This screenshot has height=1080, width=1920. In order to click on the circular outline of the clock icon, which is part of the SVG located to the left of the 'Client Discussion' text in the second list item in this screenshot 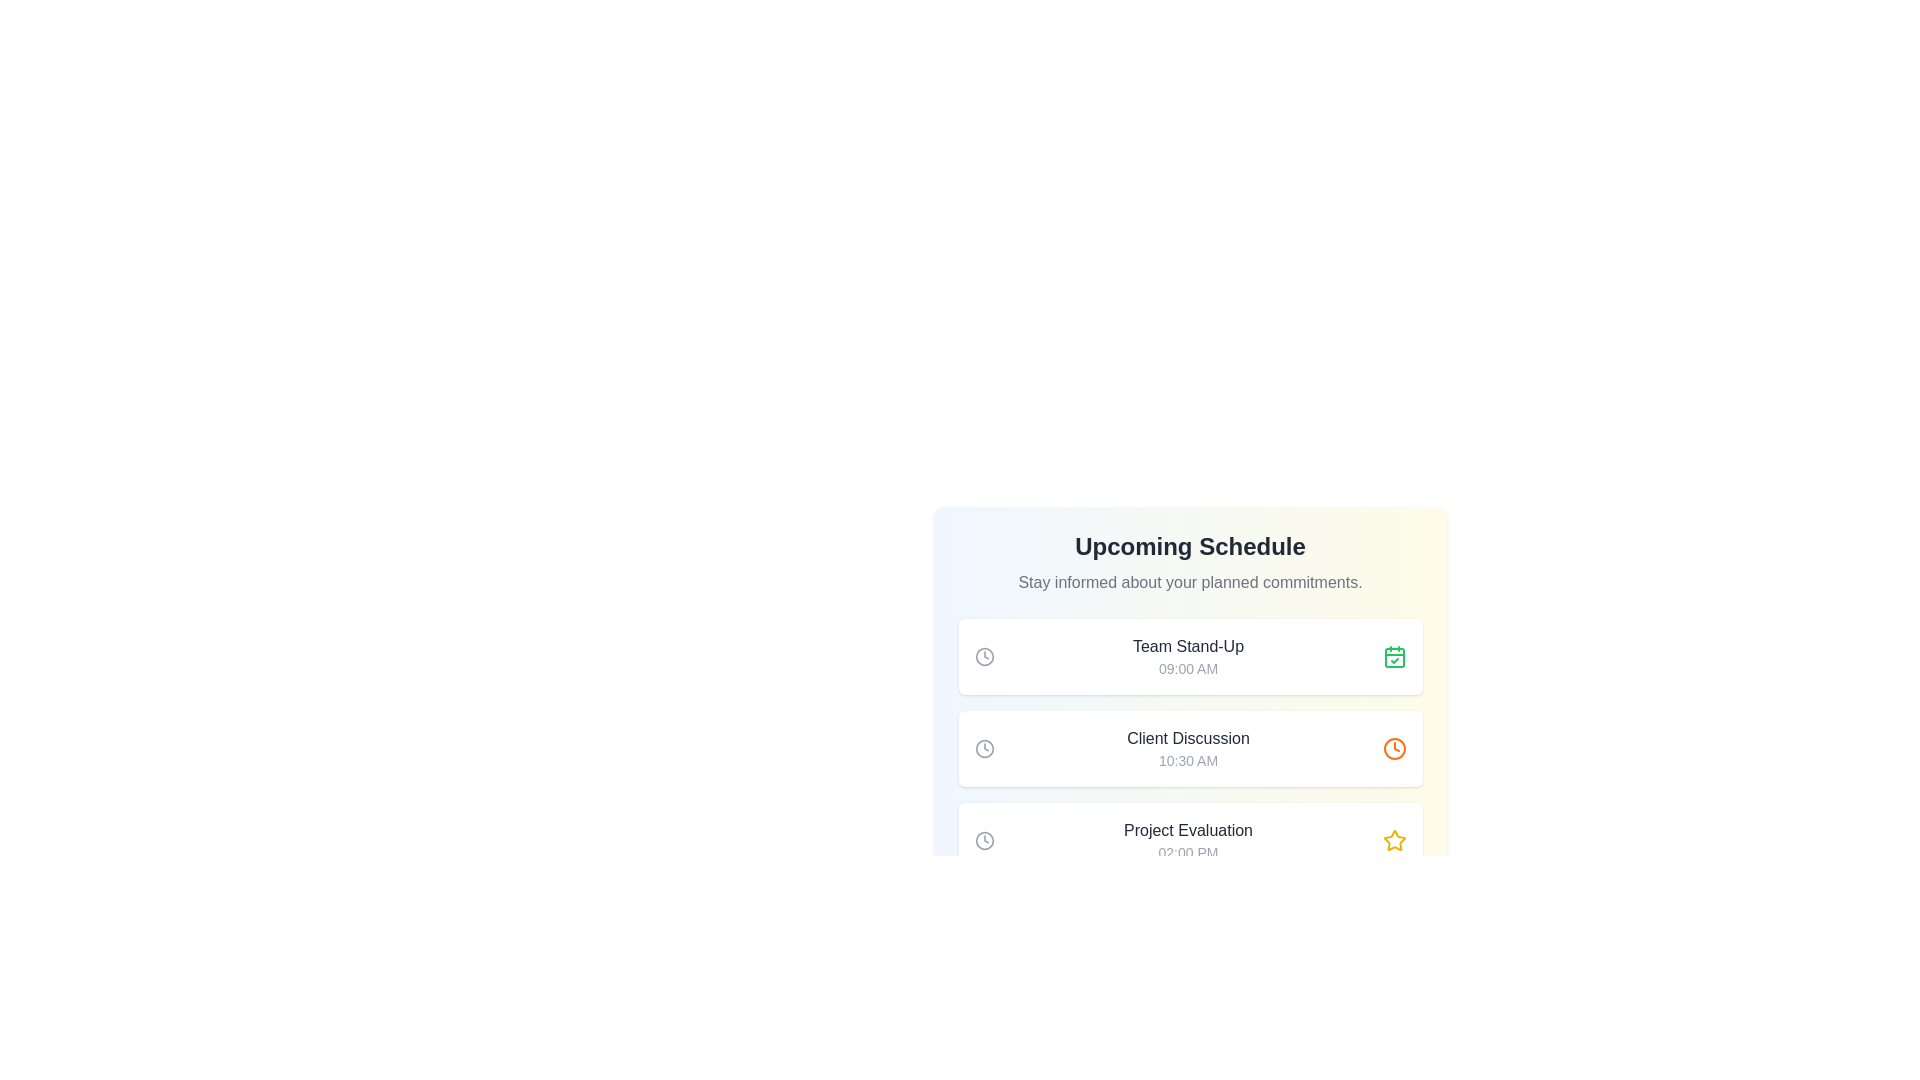, I will do `click(984, 748)`.